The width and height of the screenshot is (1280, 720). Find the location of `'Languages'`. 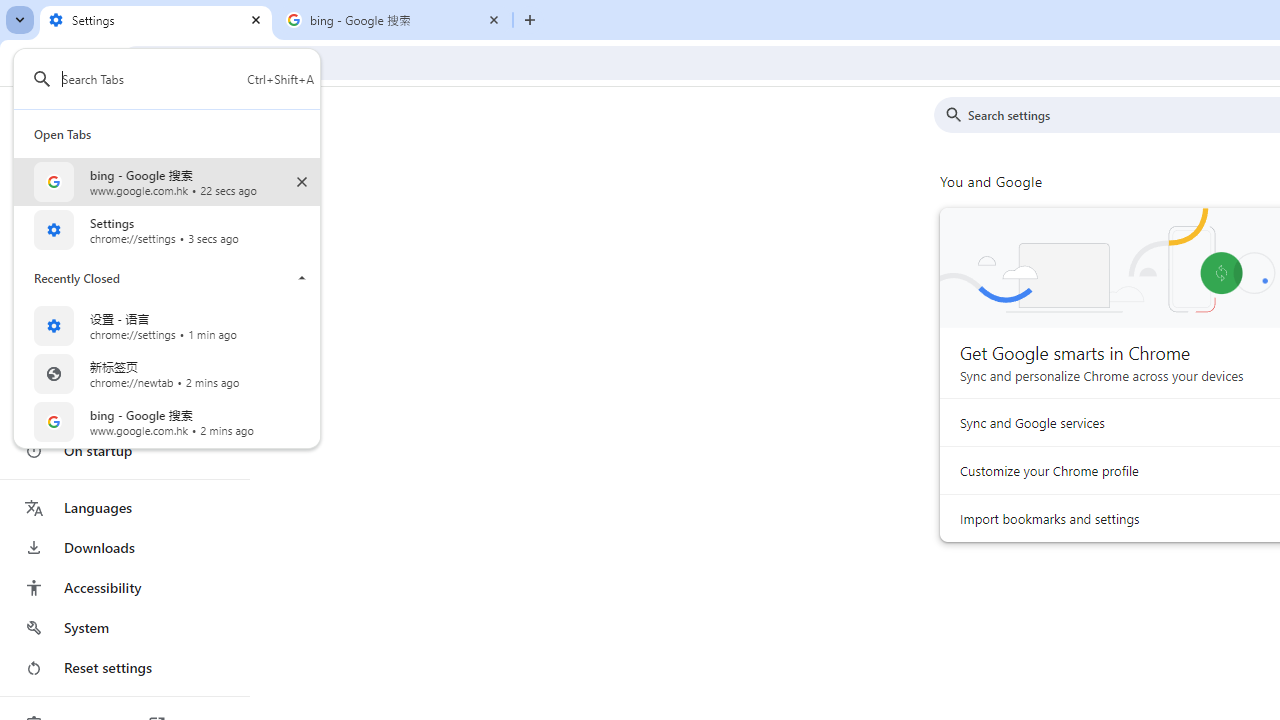

'Languages' is located at coordinates (123, 506).